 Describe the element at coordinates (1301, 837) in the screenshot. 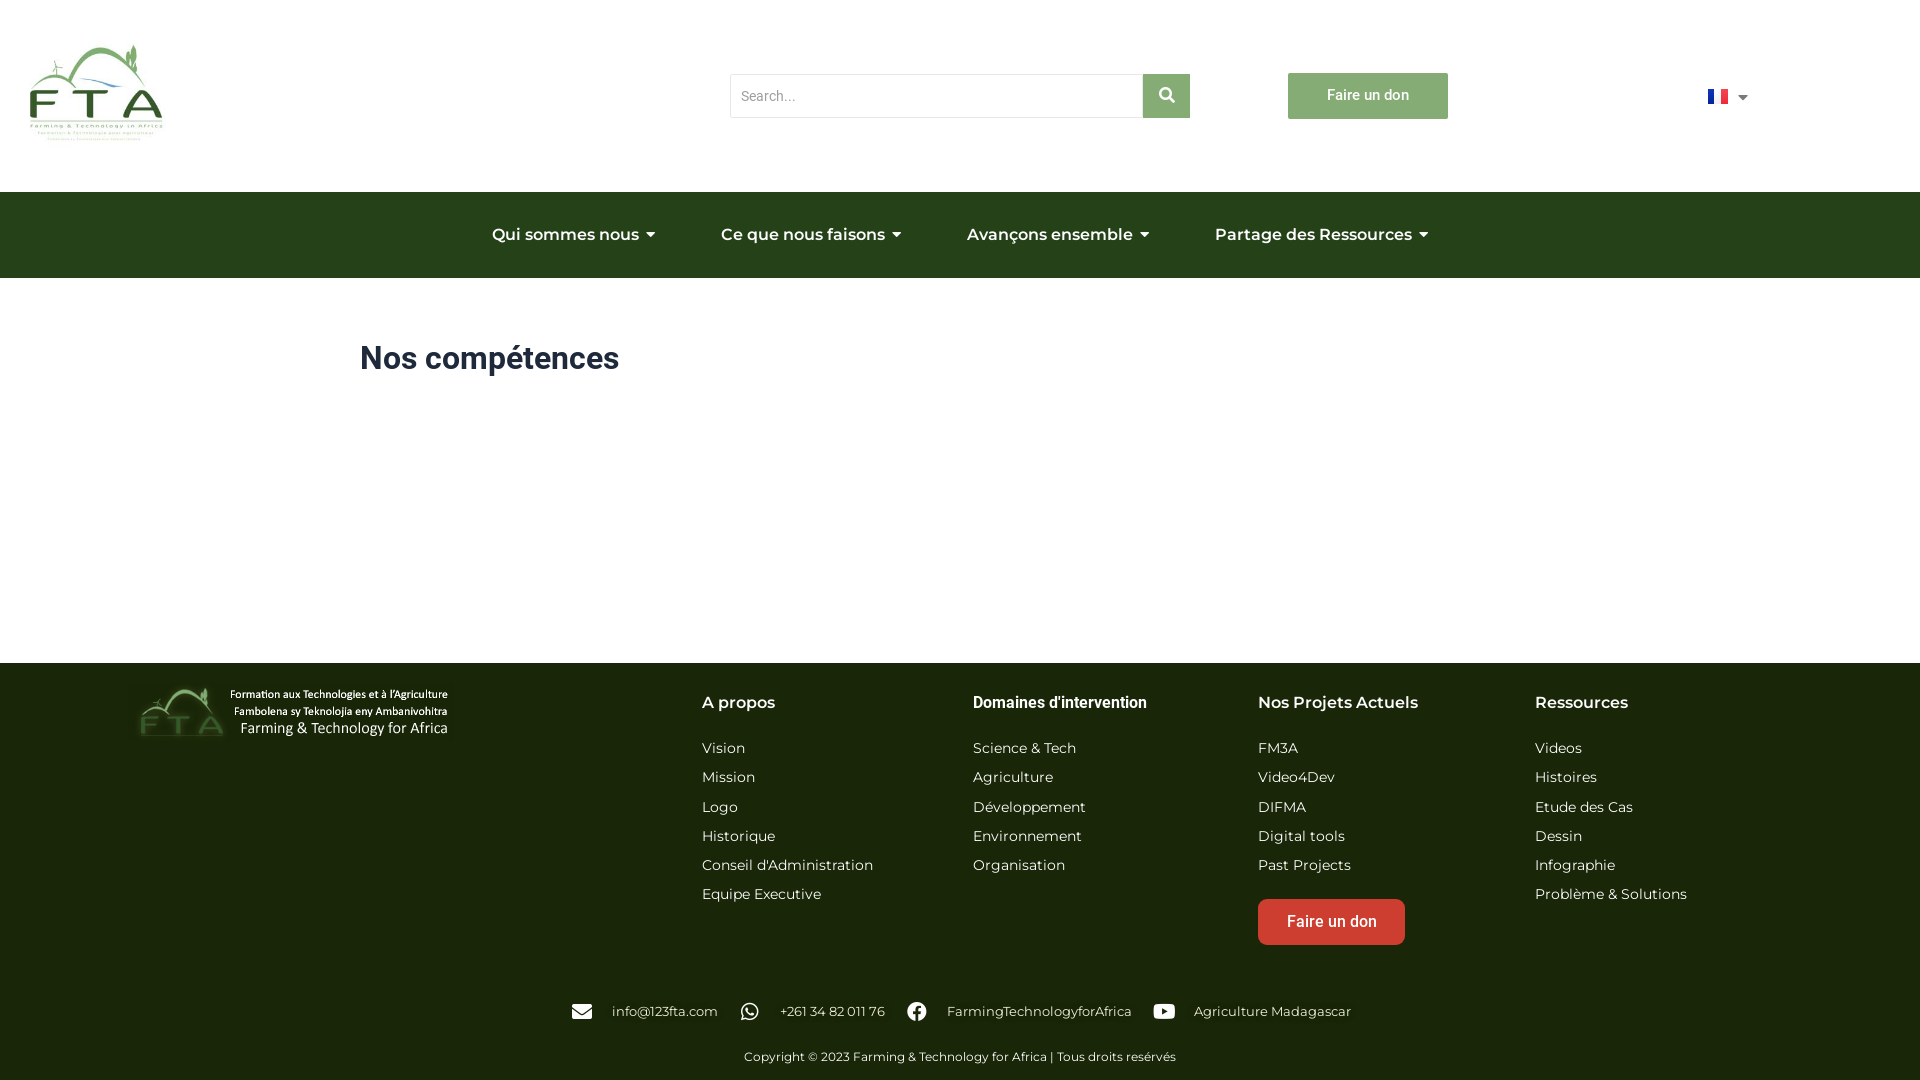

I see `'Digital tools'` at that location.